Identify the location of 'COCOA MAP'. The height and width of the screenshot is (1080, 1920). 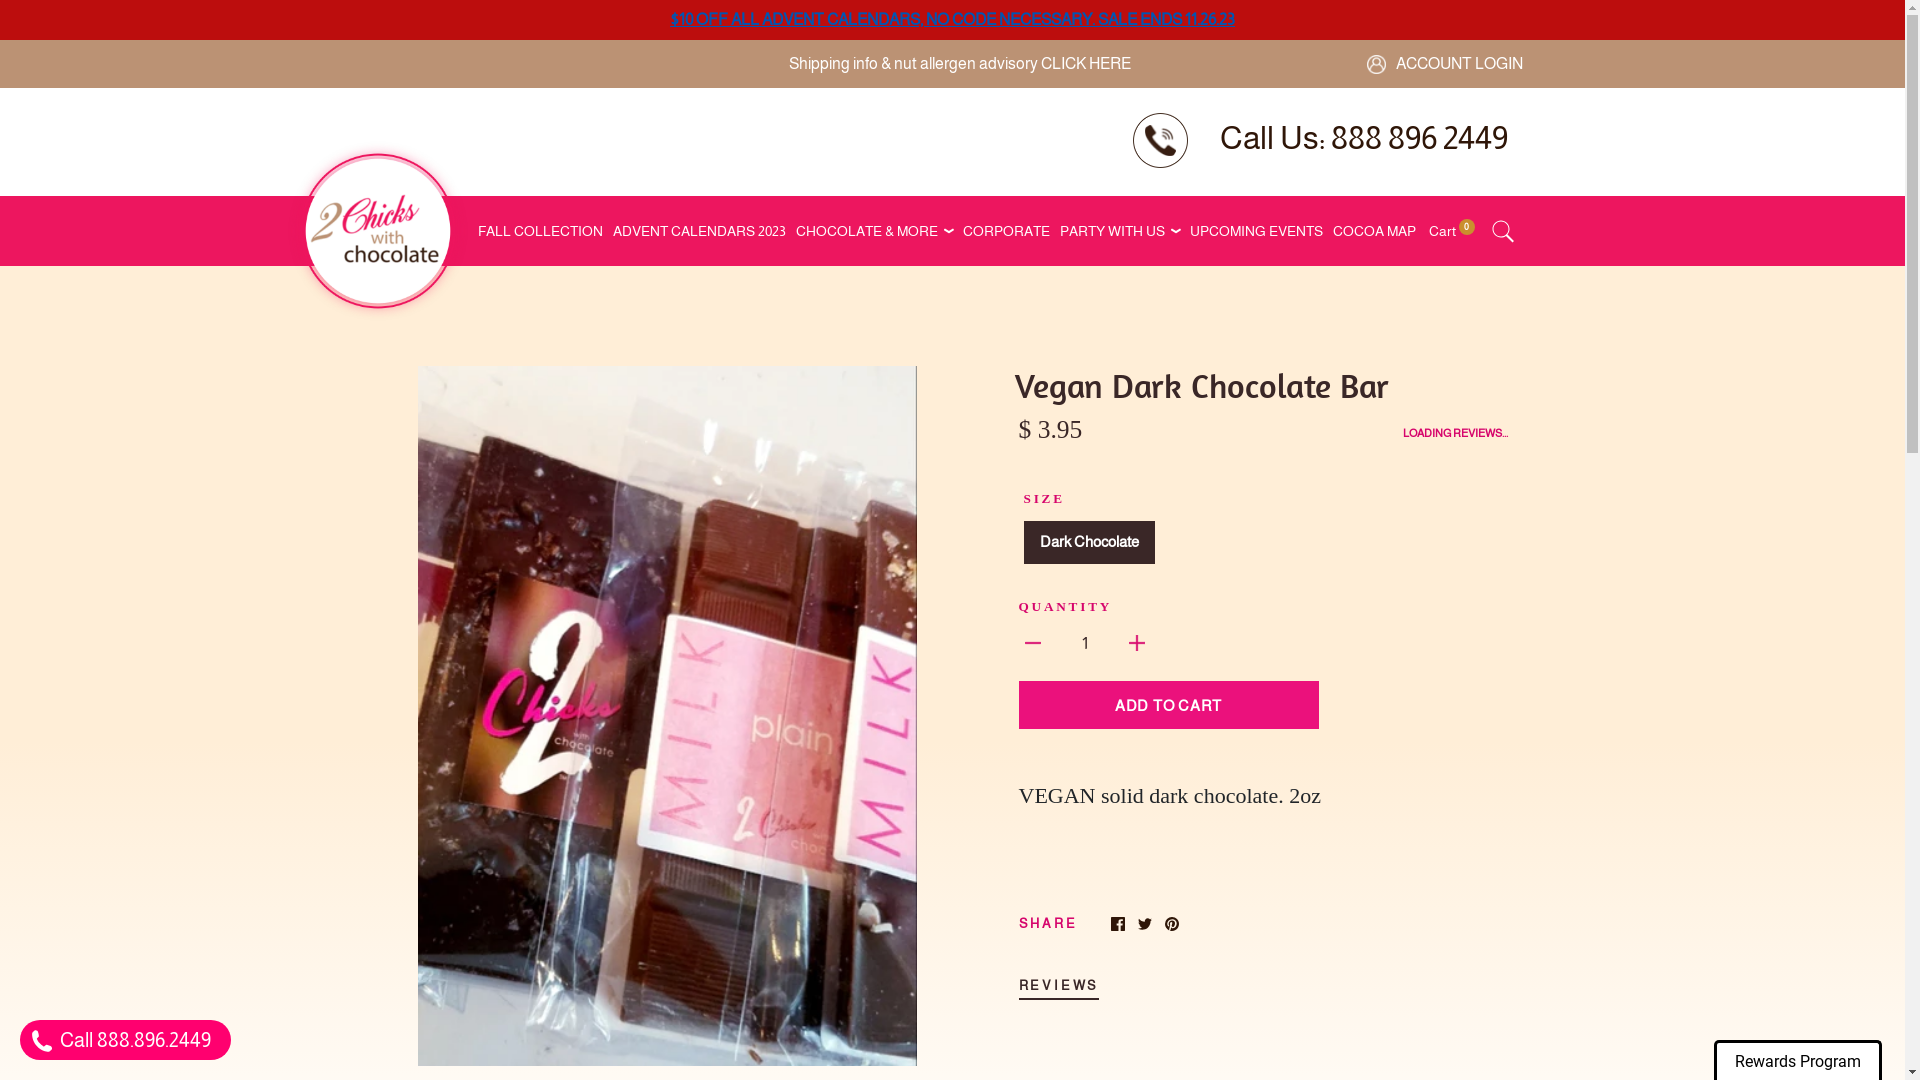
(1328, 230).